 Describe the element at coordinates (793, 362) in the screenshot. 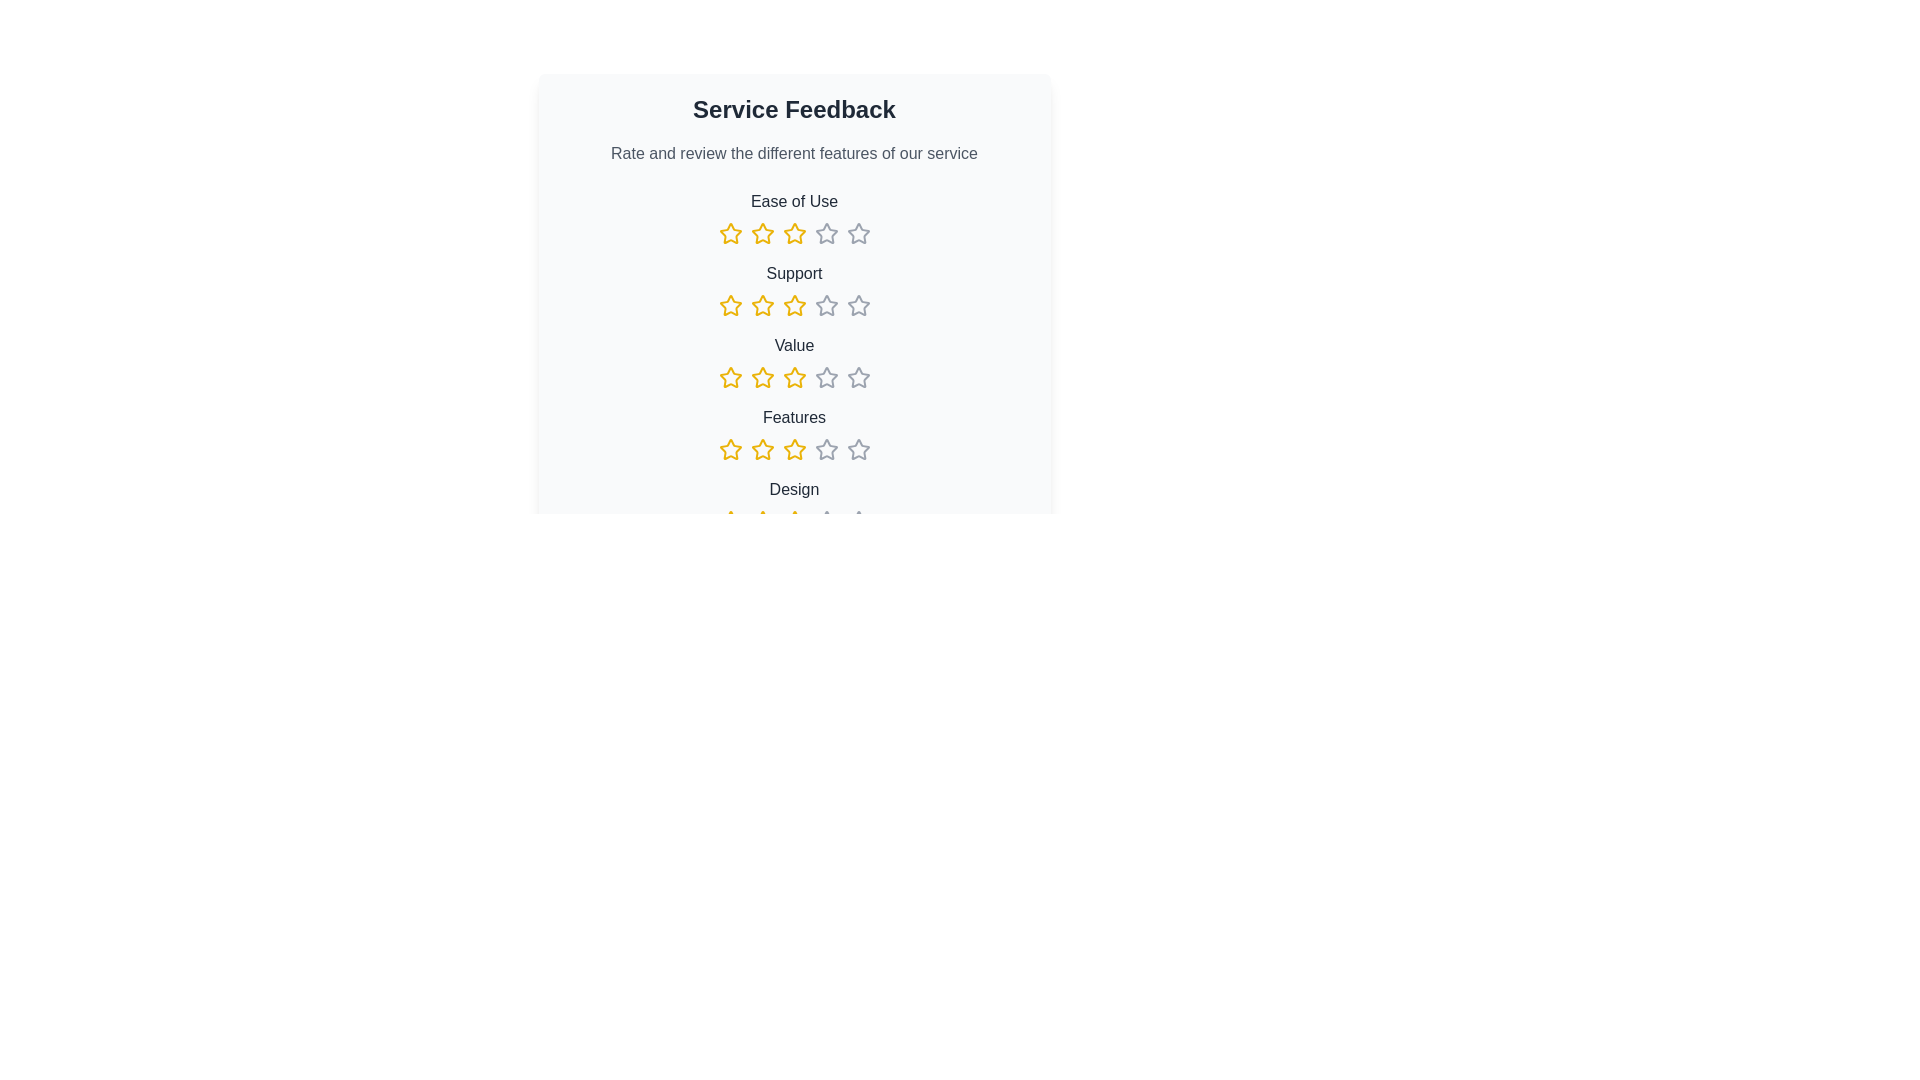

I see `the 'Value' rating element, which is the third category in a vertical list of rating criteria, displaying a five-star rating for evaluating service aspects` at that location.